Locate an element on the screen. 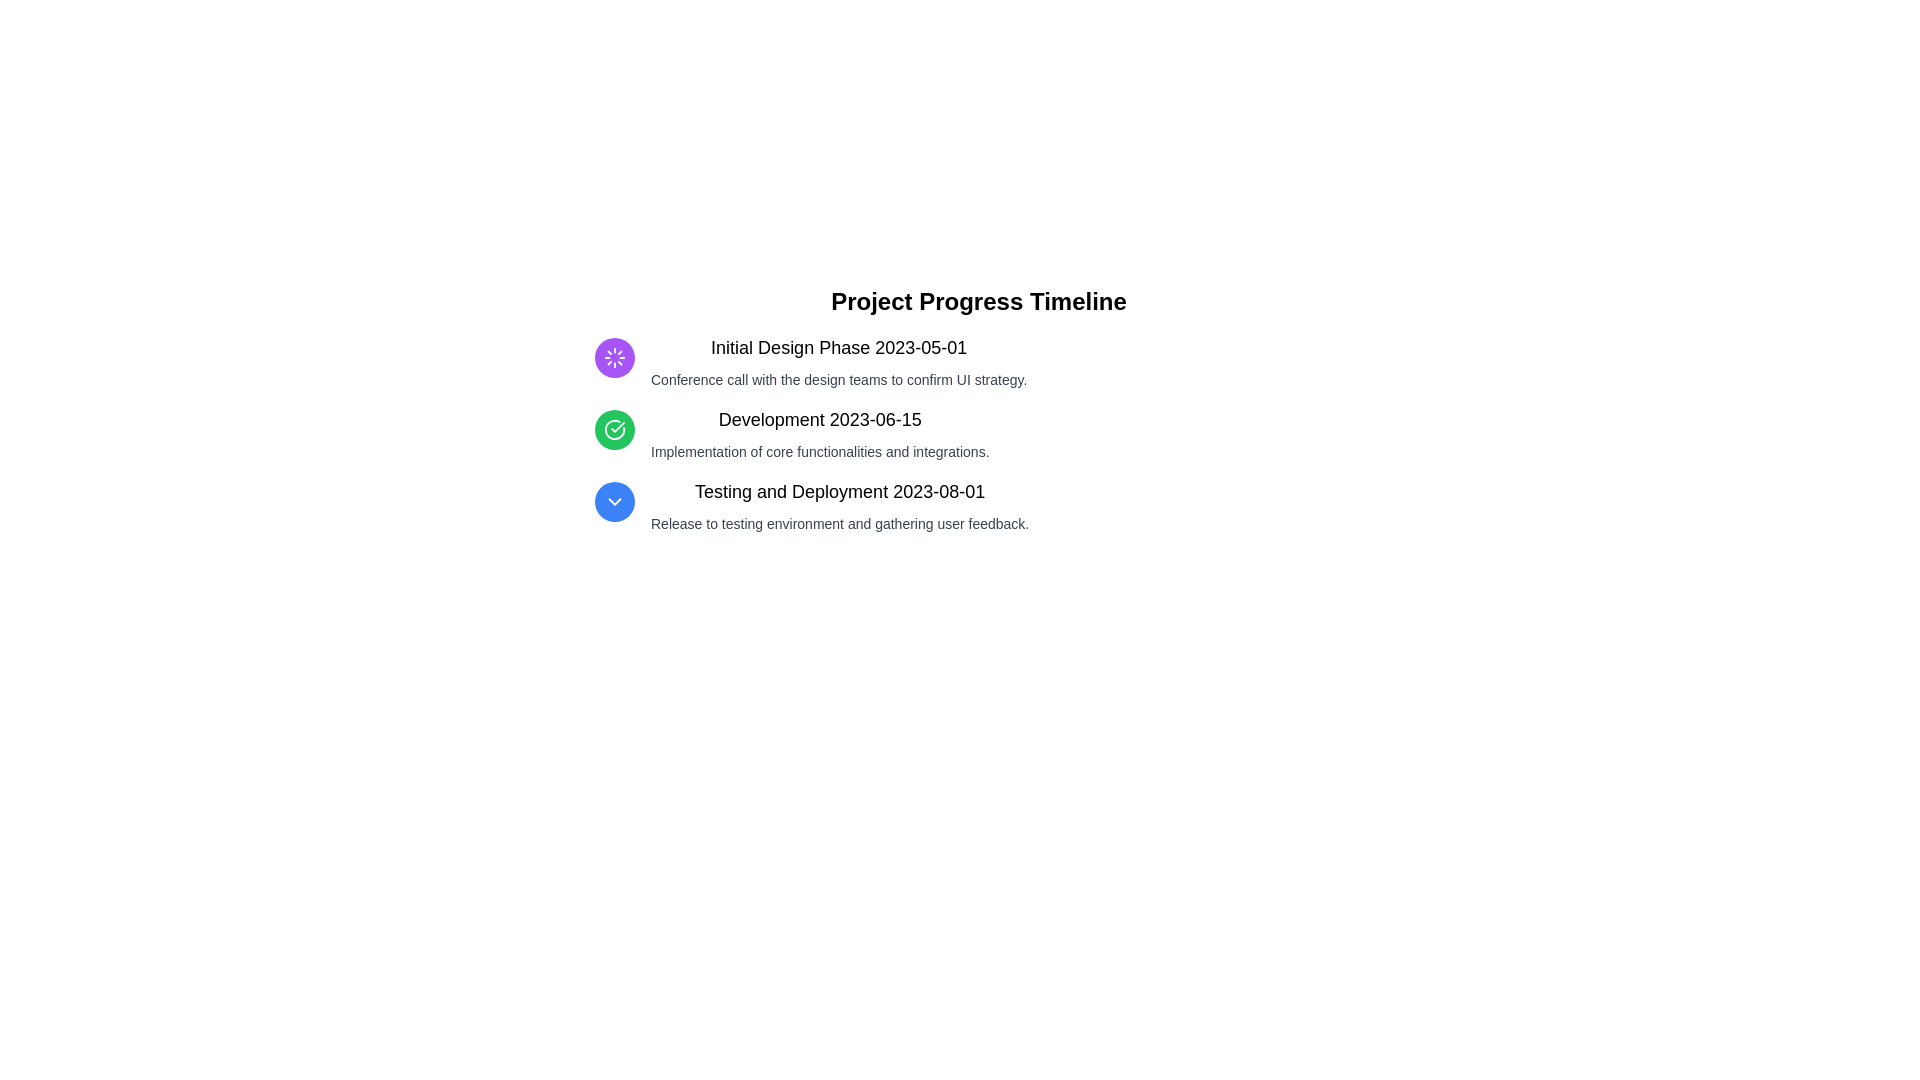  the text element that provides additional context related to the 'Testing and Deployment 2023-08-01' milestone, positioned below the bold text labeled 'Testing and Deployment 2023-08-01' is located at coordinates (840, 523).